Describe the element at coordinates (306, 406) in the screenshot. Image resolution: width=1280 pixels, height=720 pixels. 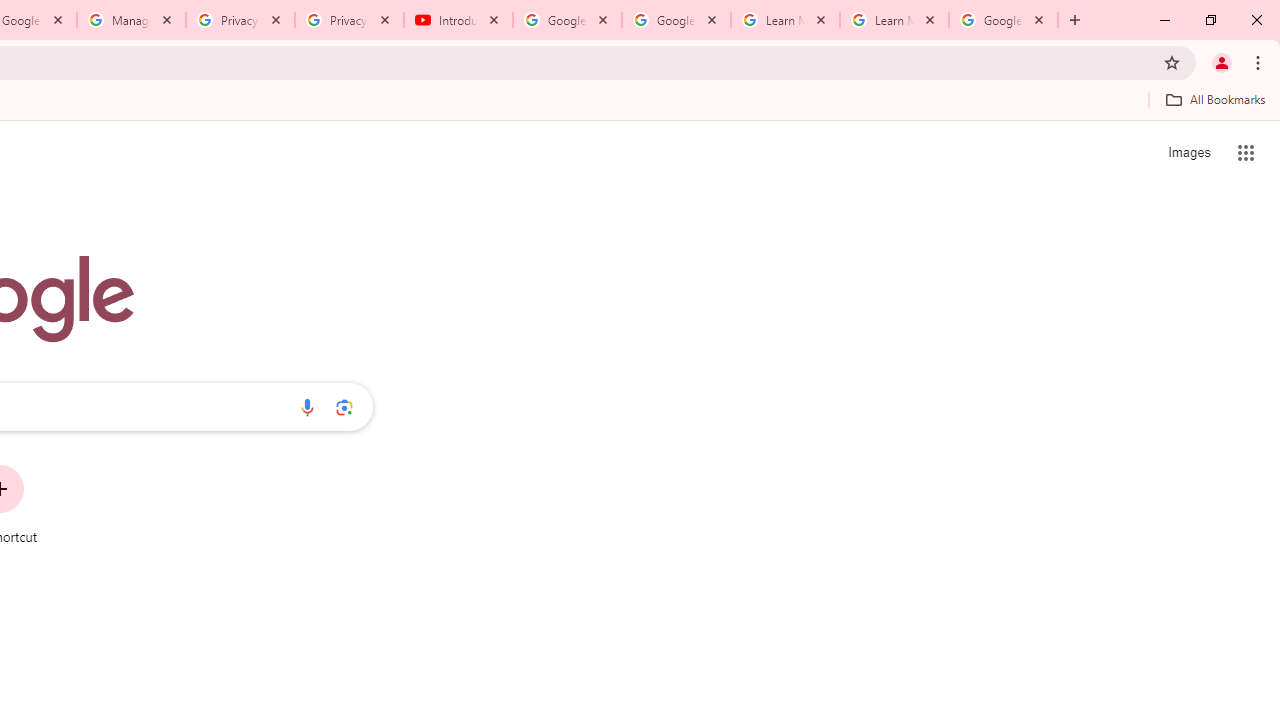
I see `'Search by voice'` at that location.